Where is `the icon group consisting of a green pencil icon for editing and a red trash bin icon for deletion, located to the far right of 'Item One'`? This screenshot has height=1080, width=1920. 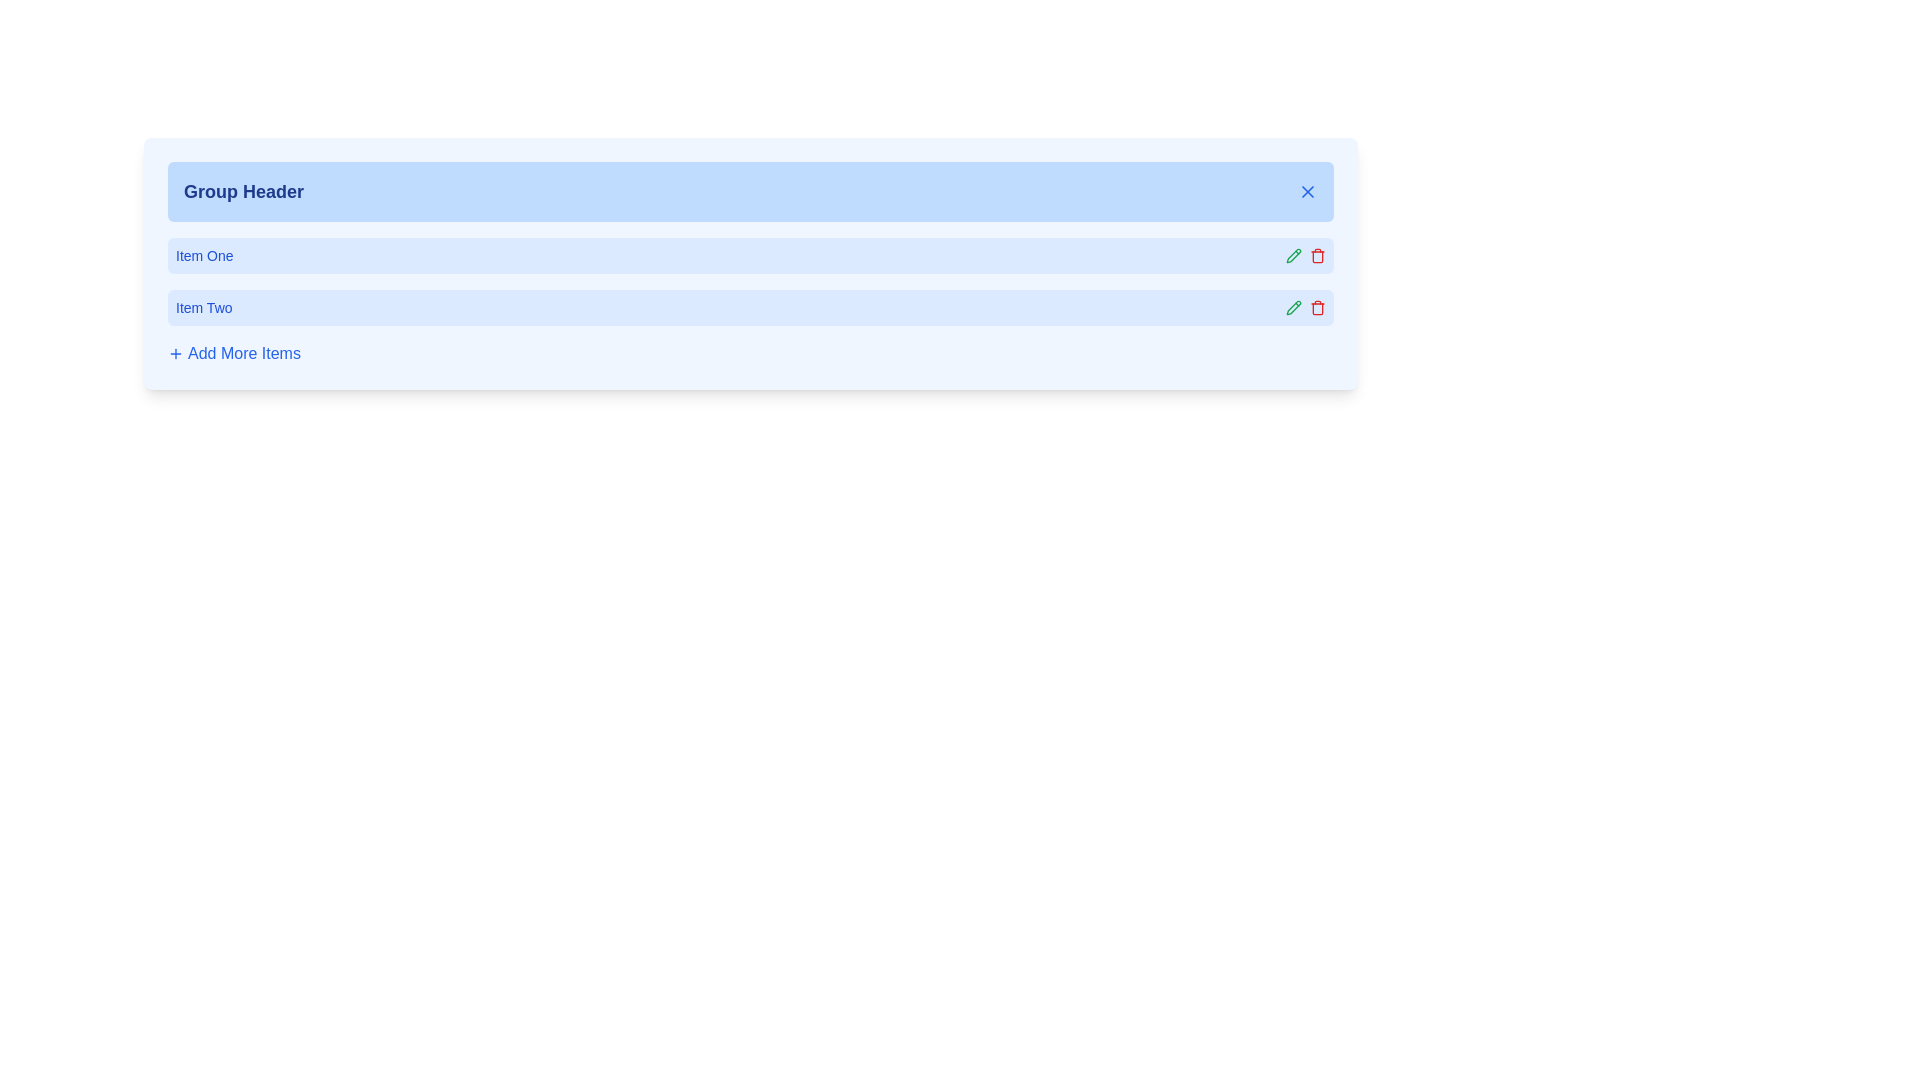
the icon group consisting of a green pencil icon for editing and a red trash bin icon for deletion, located to the far right of 'Item One' is located at coordinates (1305, 254).